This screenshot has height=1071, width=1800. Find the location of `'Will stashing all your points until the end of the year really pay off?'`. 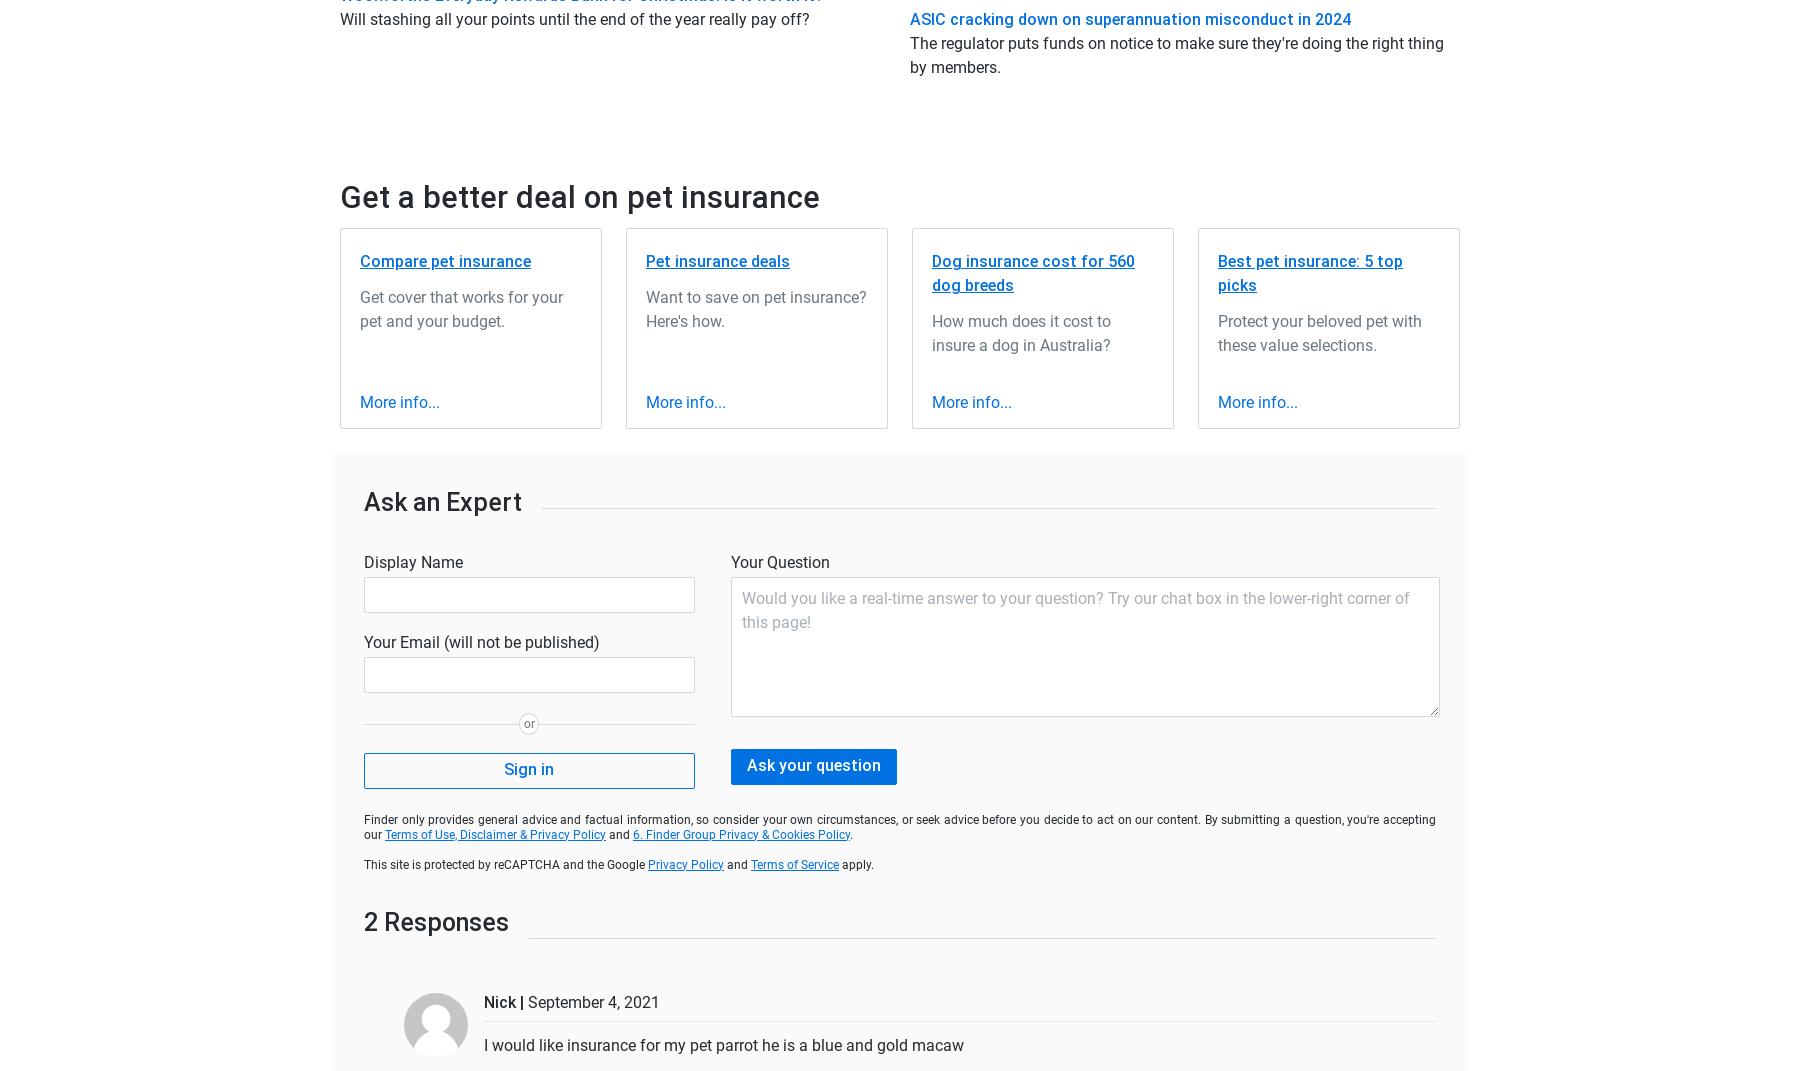

'Will stashing all your points until the end of the year really pay off?' is located at coordinates (340, 17).